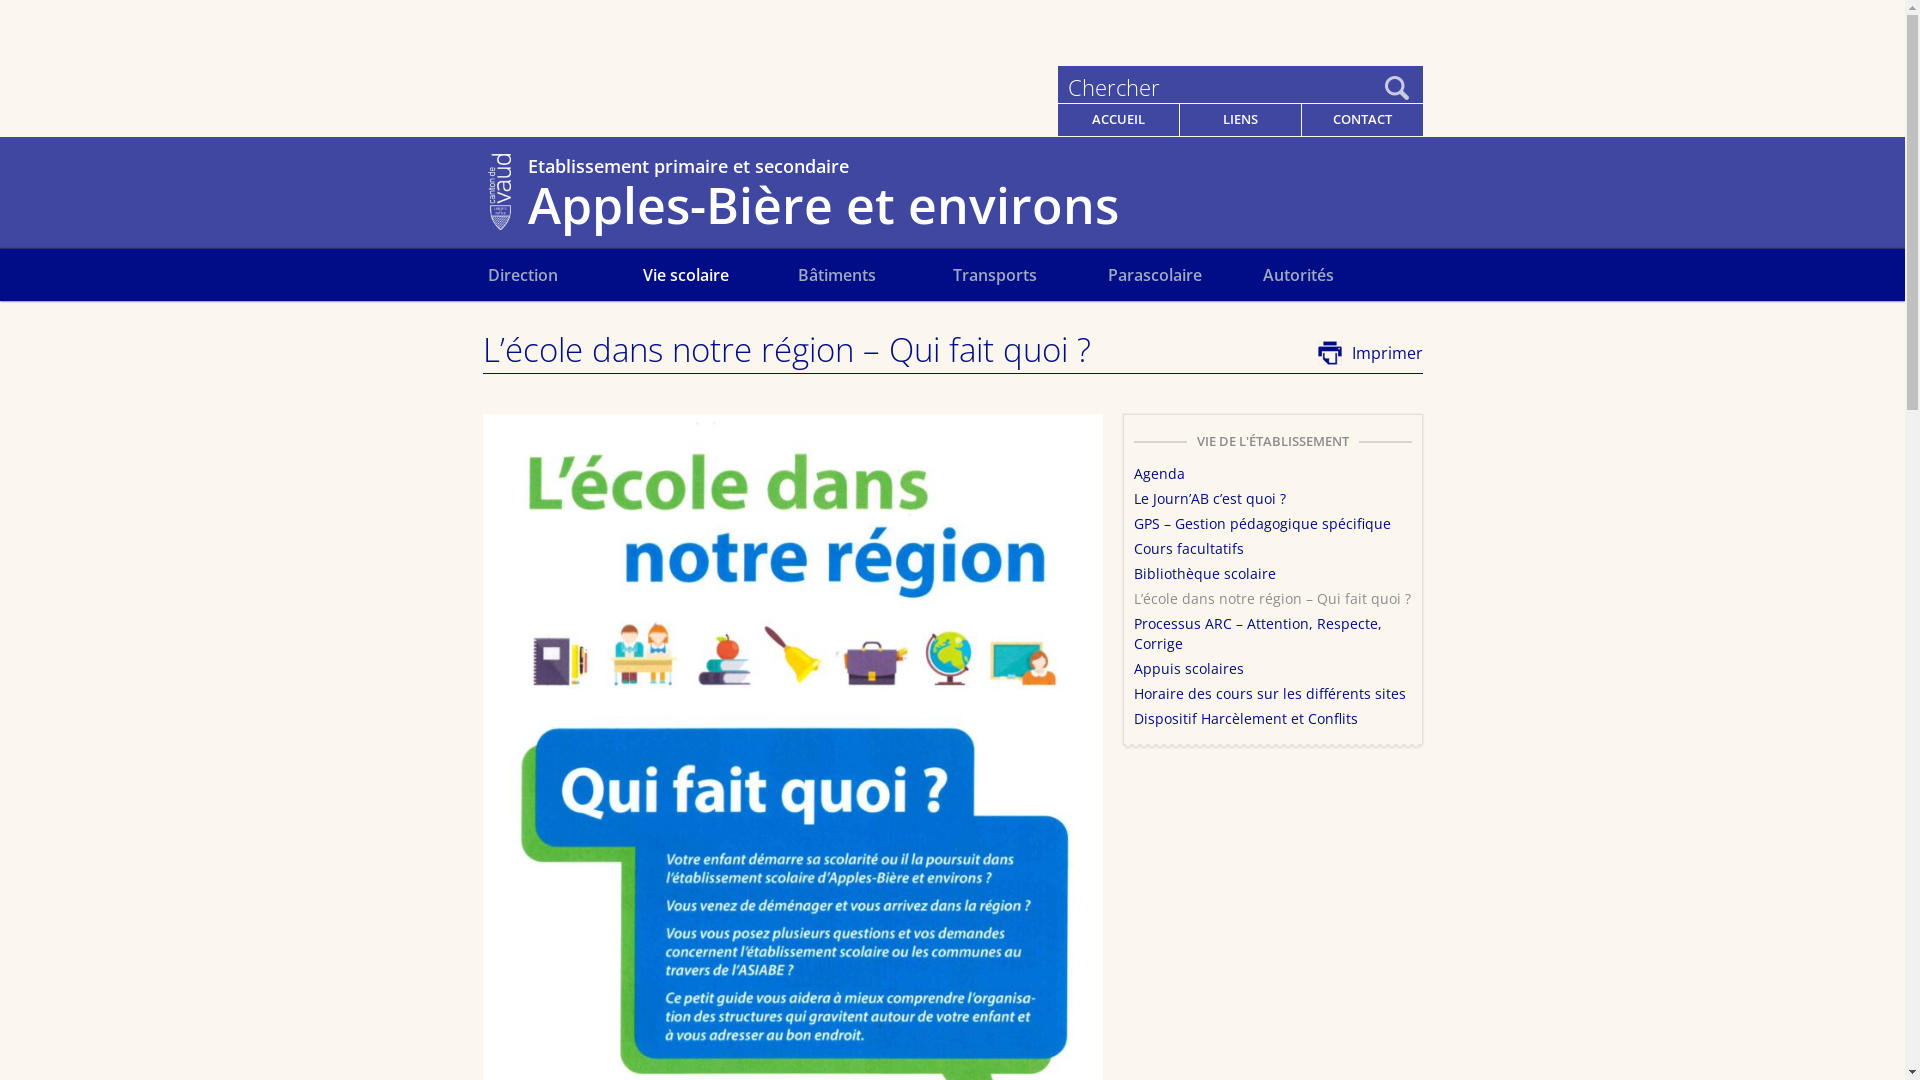 This screenshot has width=1920, height=1080. What do you see at coordinates (1189, 548) in the screenshot?
I see `'Cours facultatifs'` at bounding box center [1189, 548].